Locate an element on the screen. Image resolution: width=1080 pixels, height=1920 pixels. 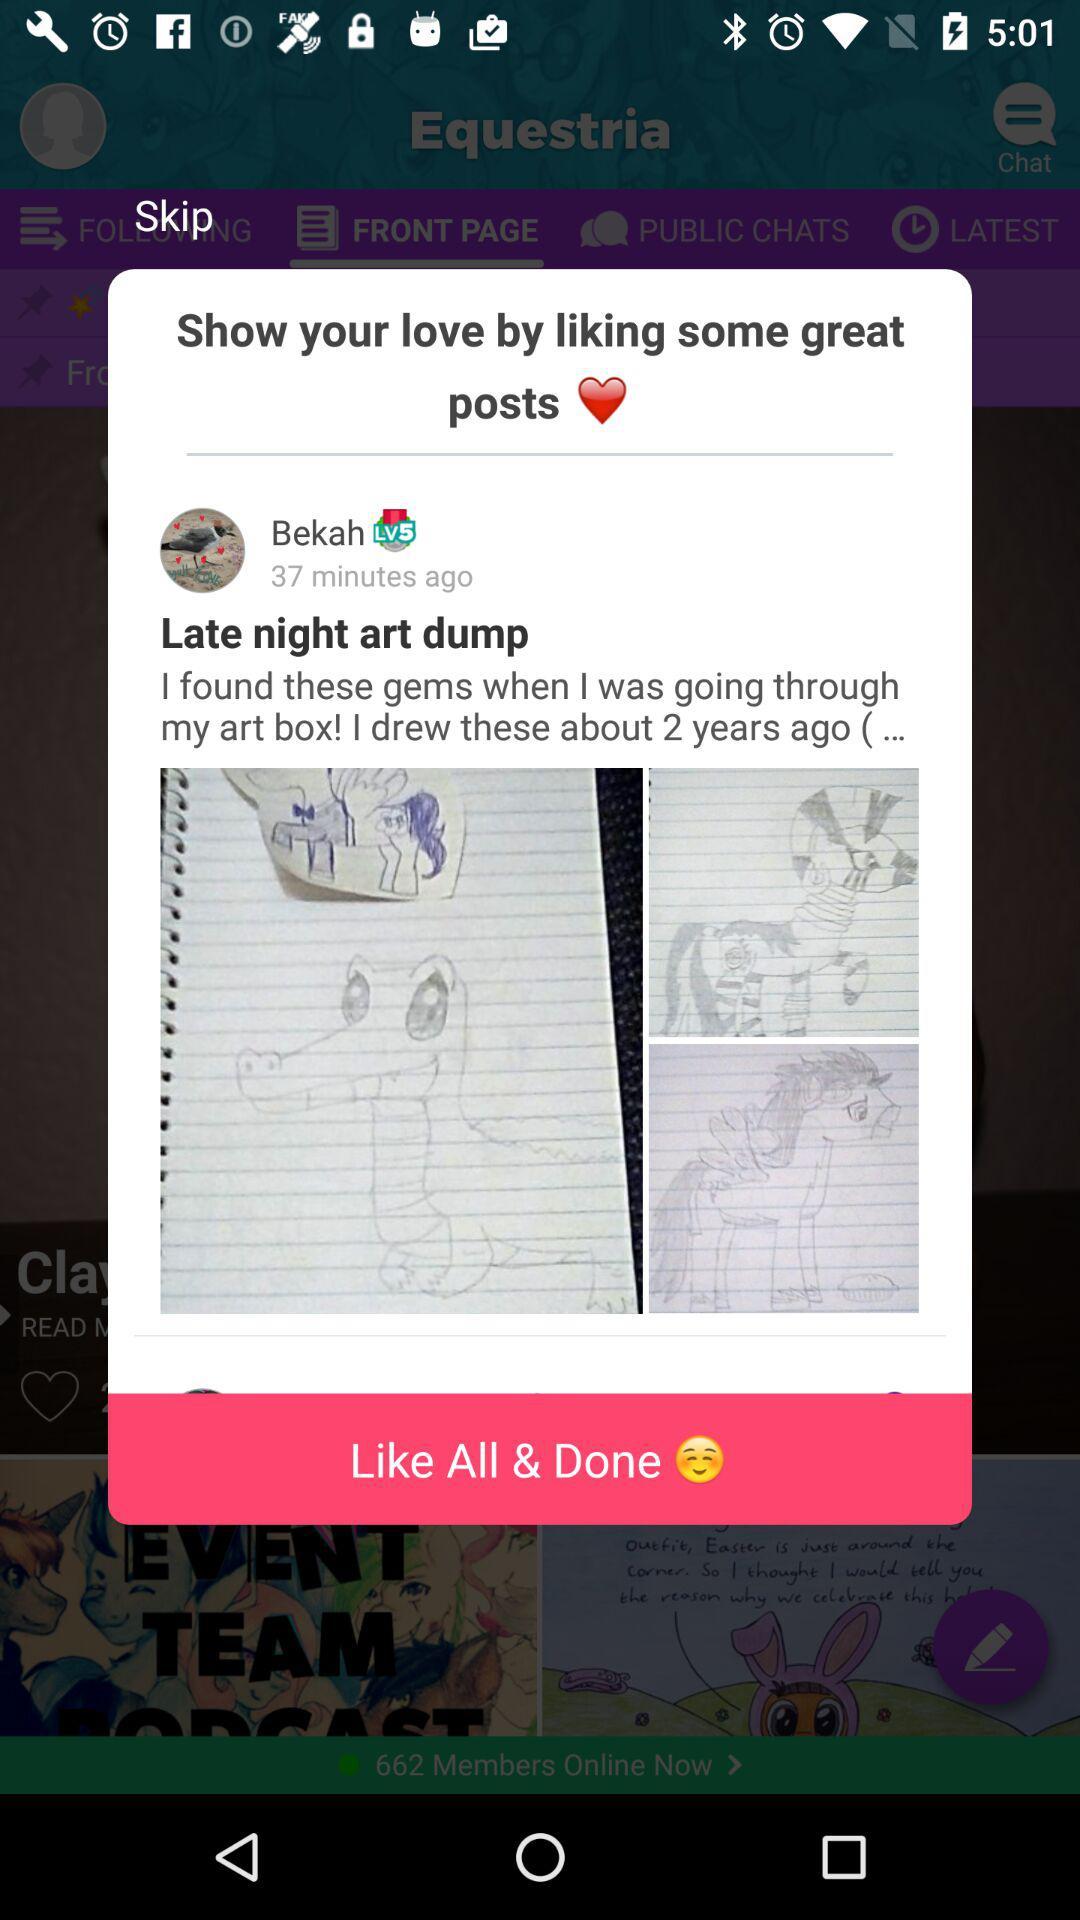
the avatar icon is located at coordinates (61, 124).